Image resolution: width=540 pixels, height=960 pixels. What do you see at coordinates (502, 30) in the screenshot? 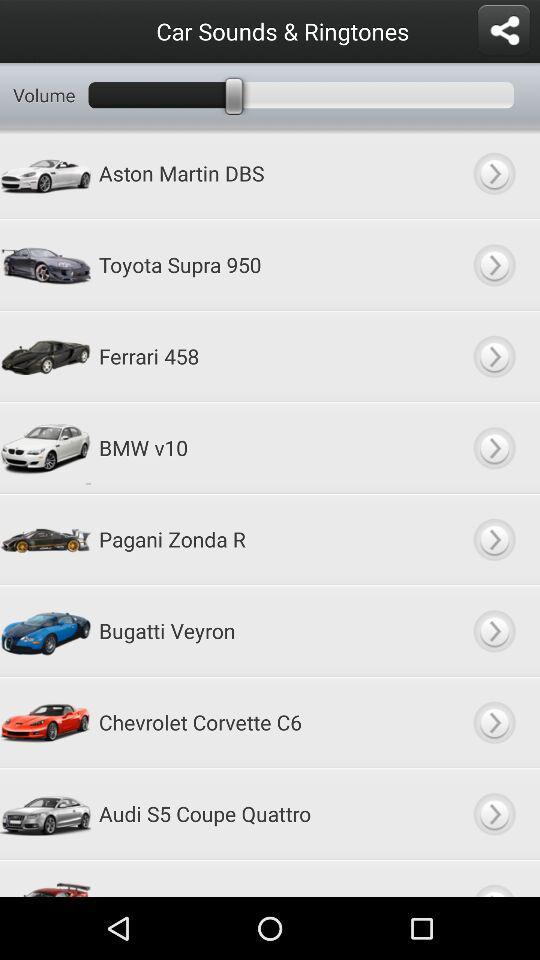
I see `share with others` at bounding box center [502, 30].